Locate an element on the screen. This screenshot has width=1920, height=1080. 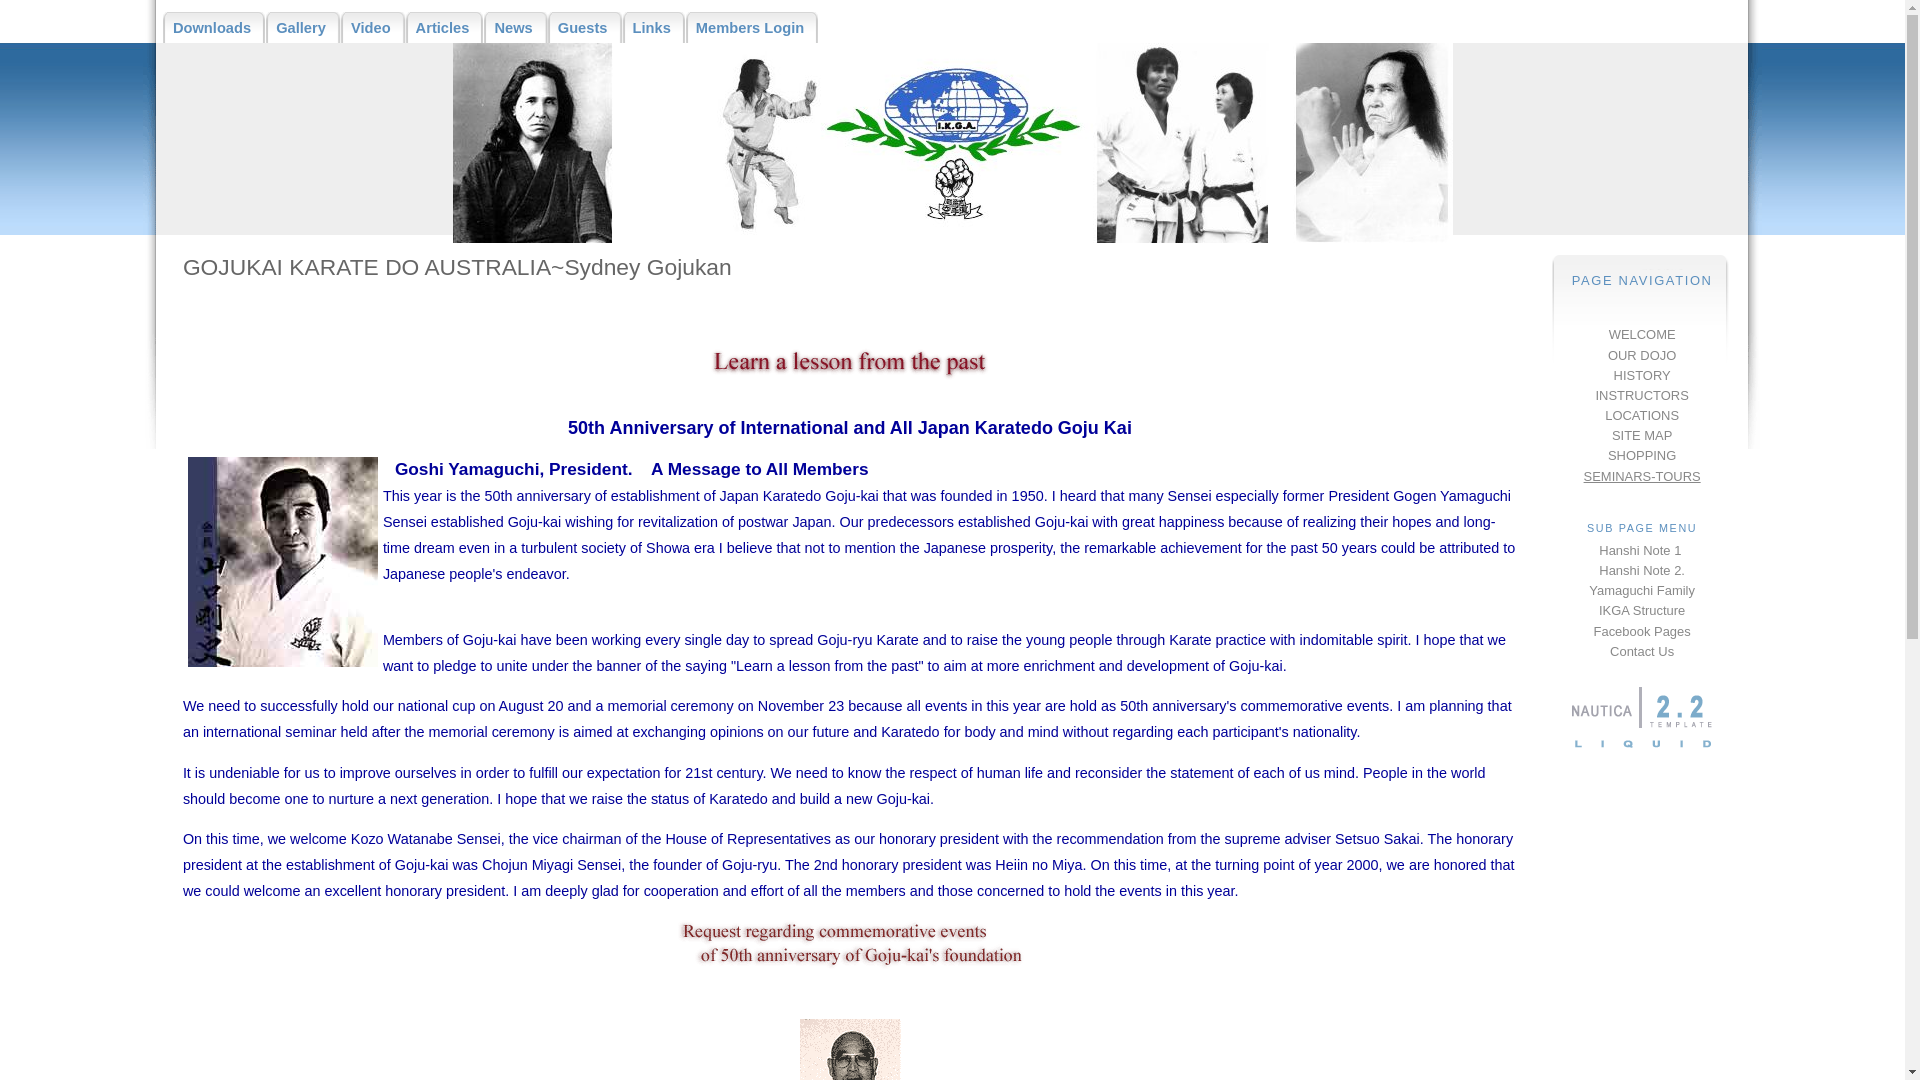
'WELCOME' is located at coordinates (1642, 333).